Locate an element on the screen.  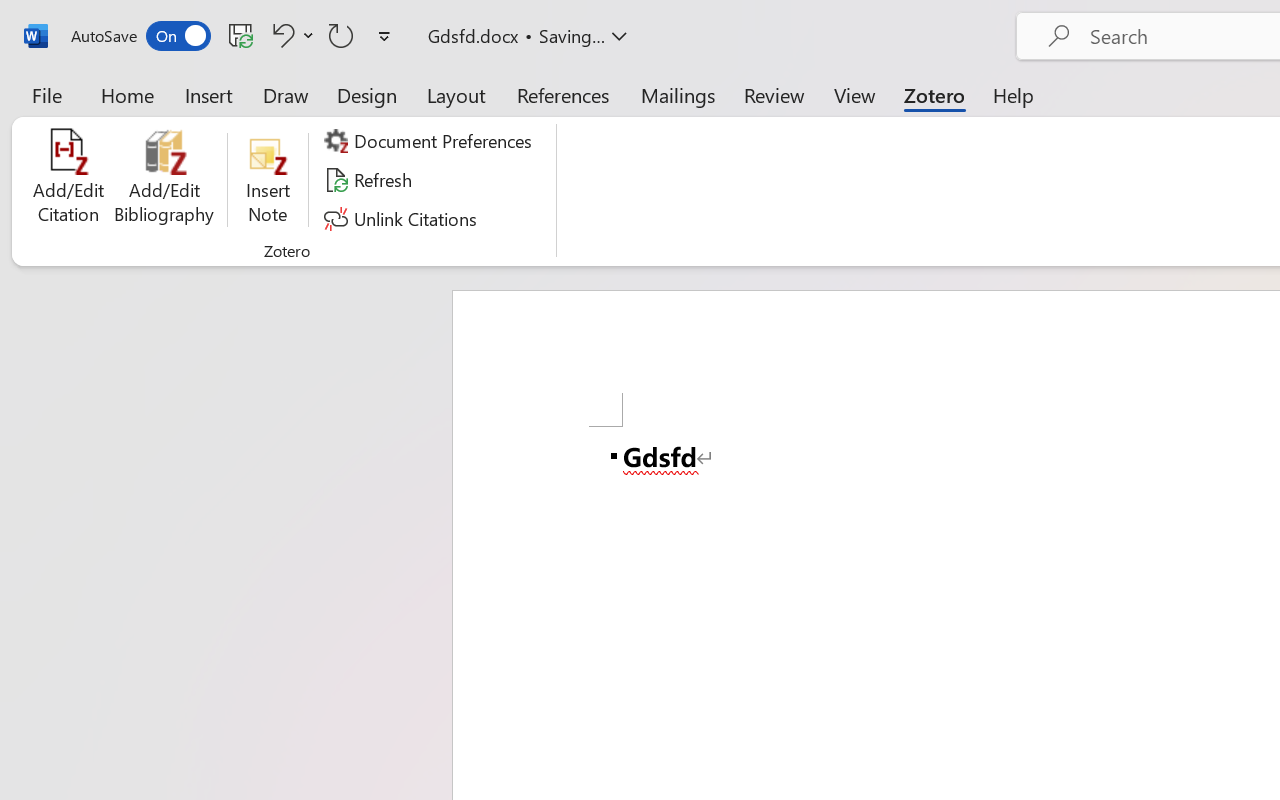
'Can' is located at coordinates (341, 34).